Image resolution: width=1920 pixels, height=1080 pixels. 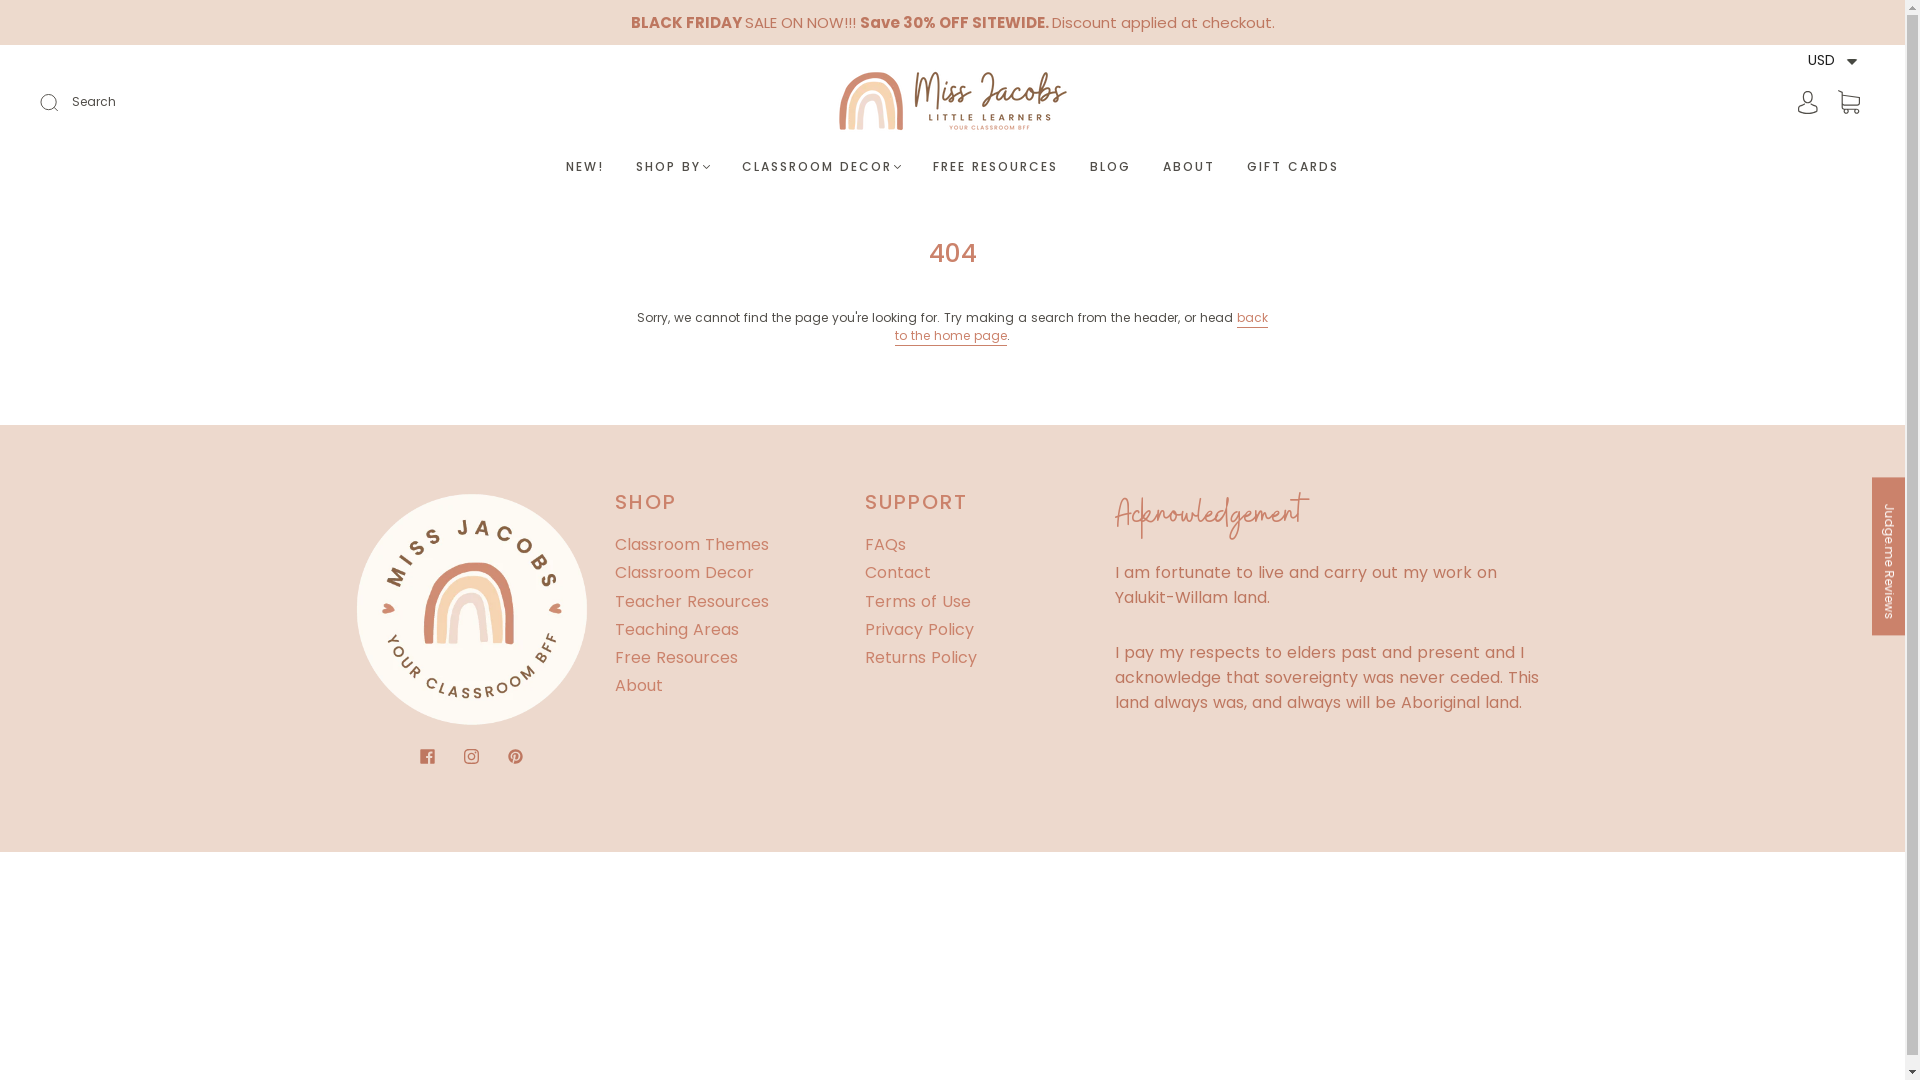 I want to click on 'Returns Policy', so click(x=919, y=657).